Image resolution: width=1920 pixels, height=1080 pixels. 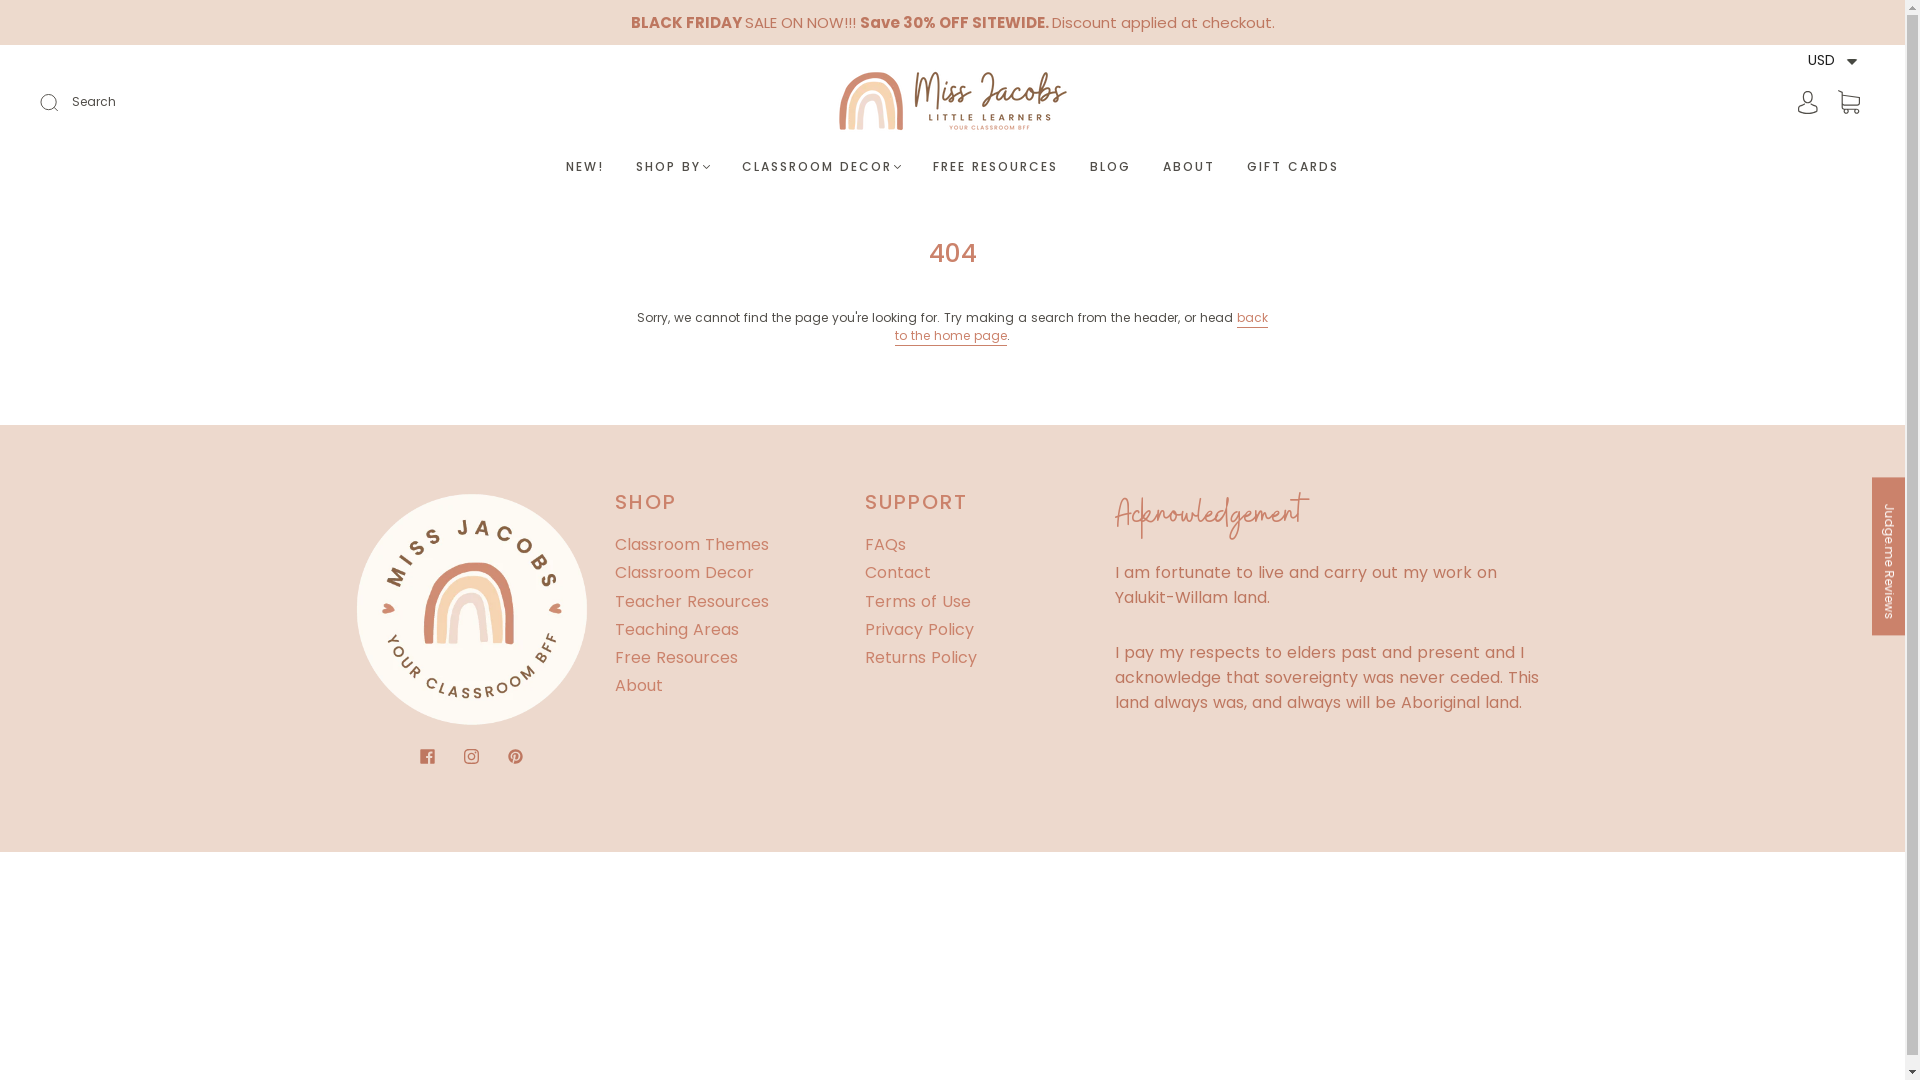 I want to click on 'Returns Policy', so click(x=919, y=657).